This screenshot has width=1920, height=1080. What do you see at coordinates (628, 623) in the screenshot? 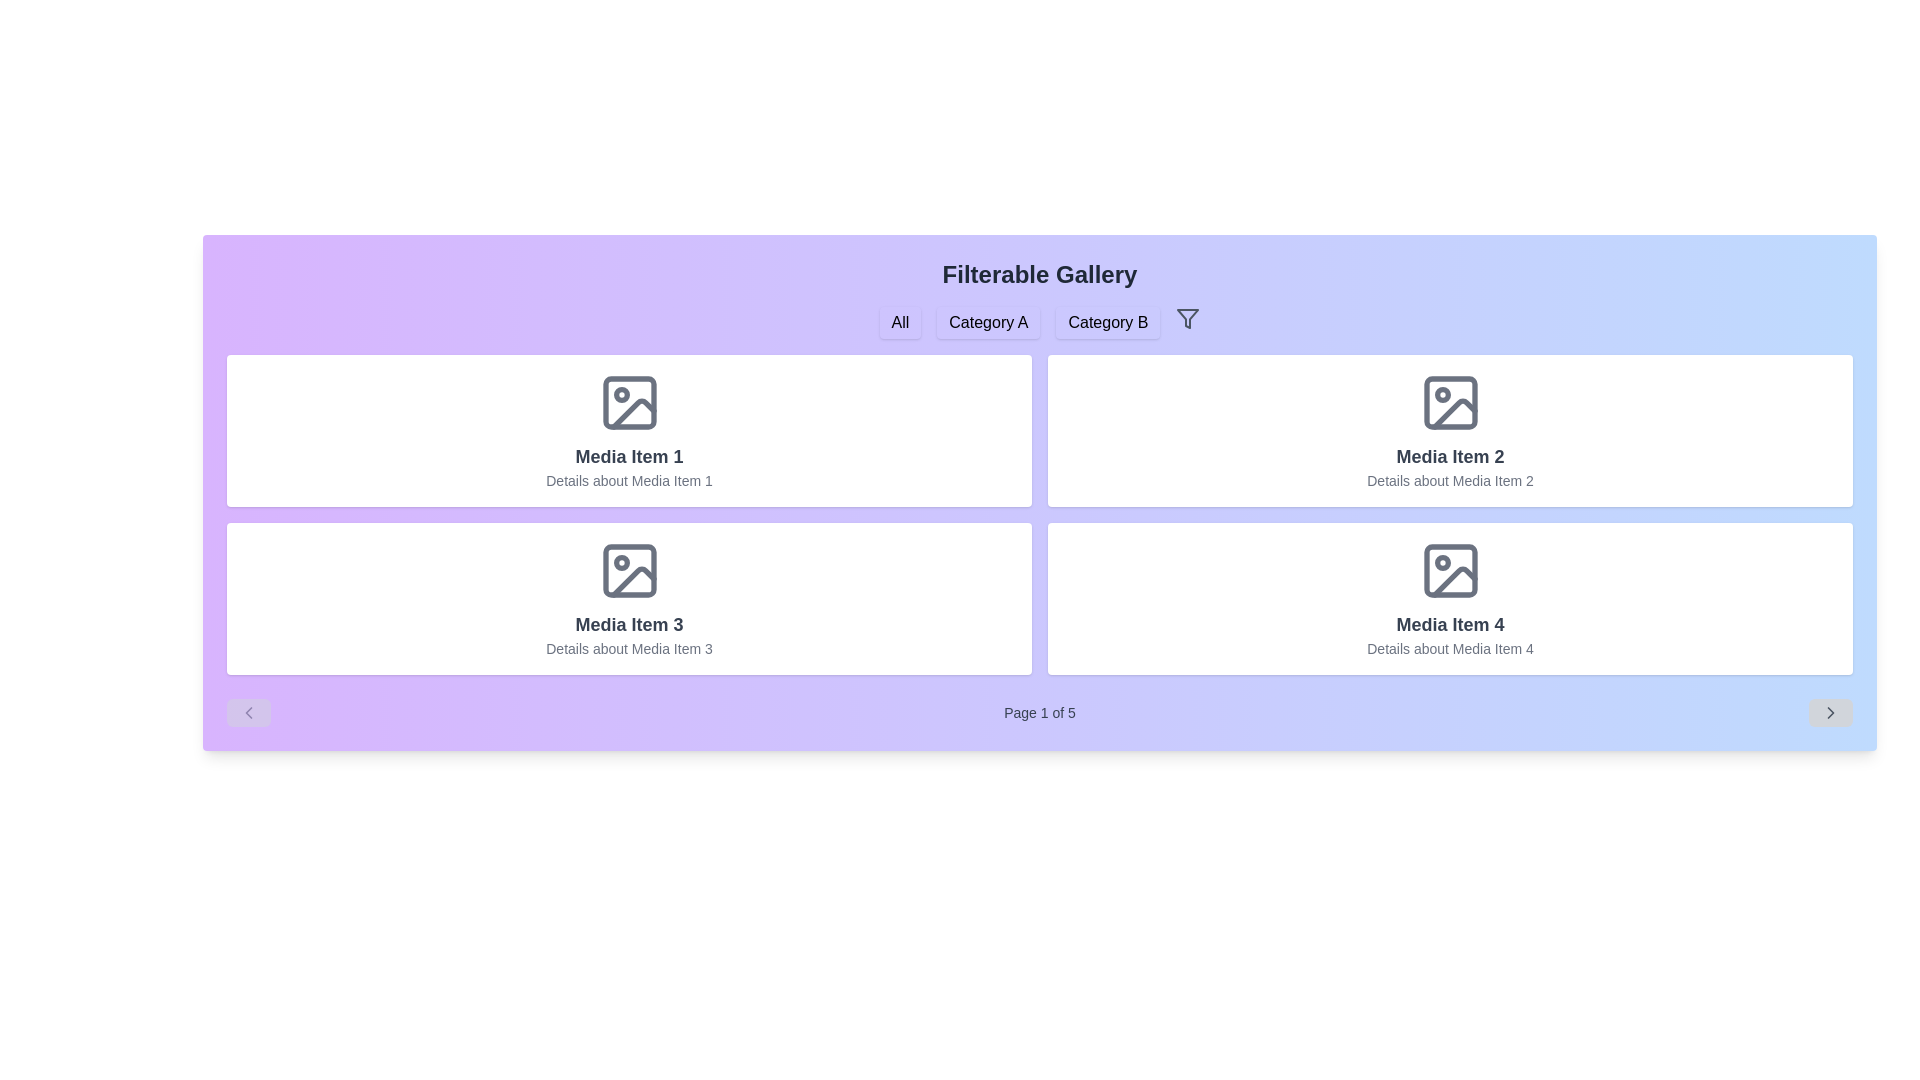
I see `the text label that serves as the title for the media item in the third card of the second row of the gallery layout` at bounding box center [628, 623].